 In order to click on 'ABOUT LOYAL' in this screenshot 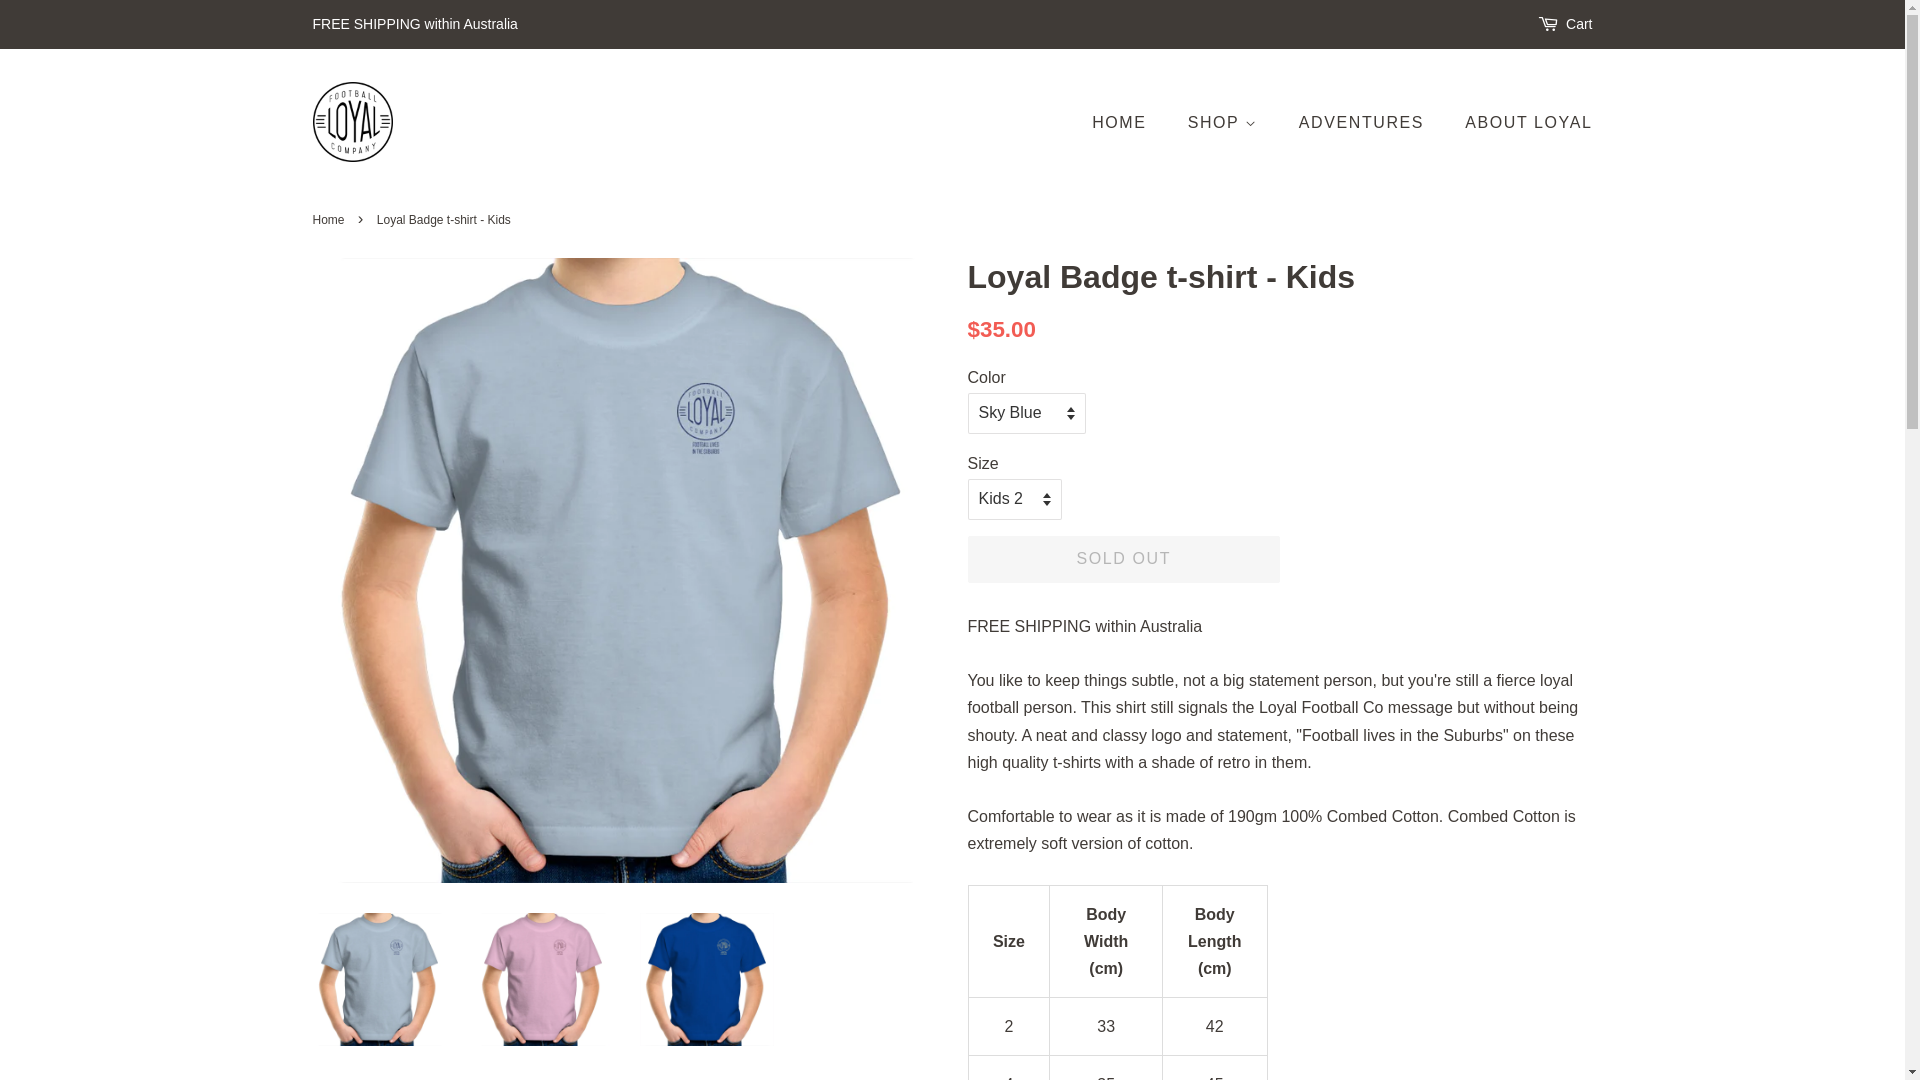, I will do `click(1520, 122)`.